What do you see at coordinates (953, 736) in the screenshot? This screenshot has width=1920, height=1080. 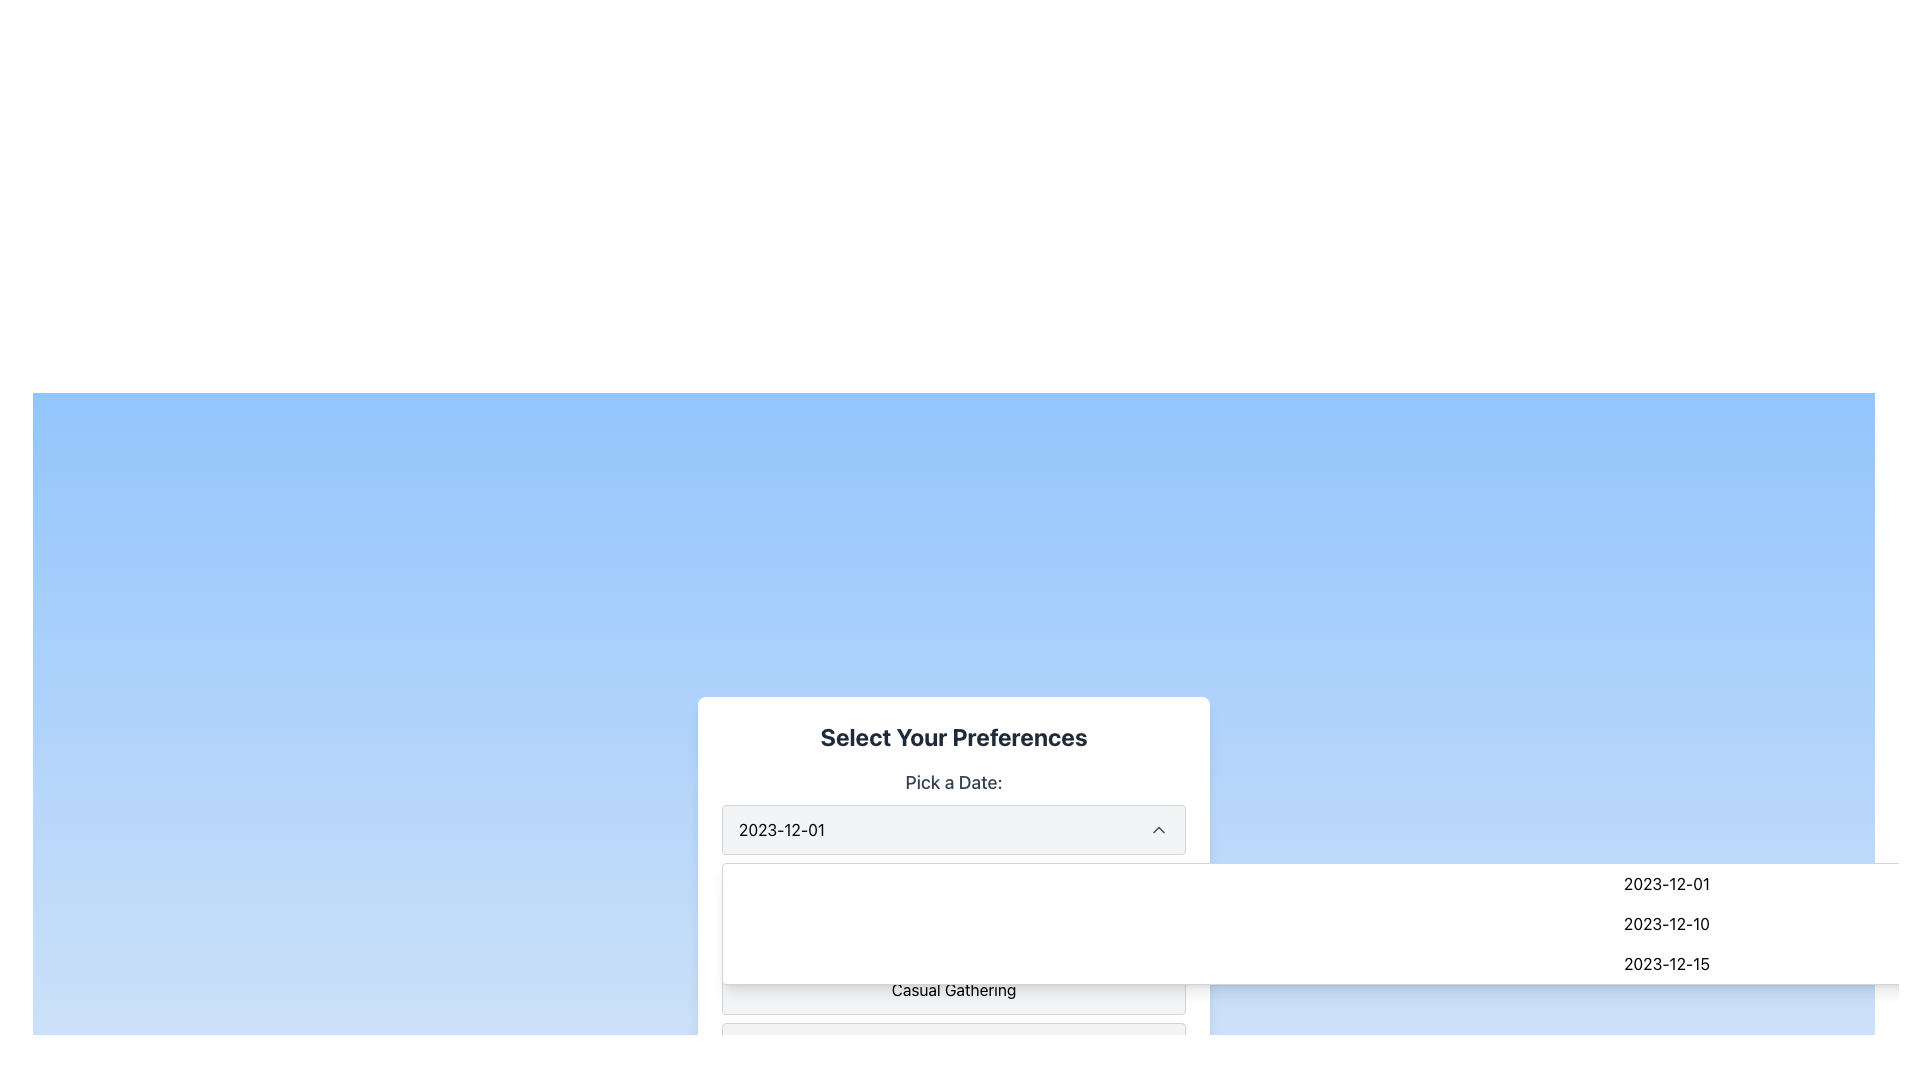 I see `the static text heading labeled 'Select Your Preferences', which is prominently displayed at the top of the form in a bold dark gray font` at bounding box center [953, 736].